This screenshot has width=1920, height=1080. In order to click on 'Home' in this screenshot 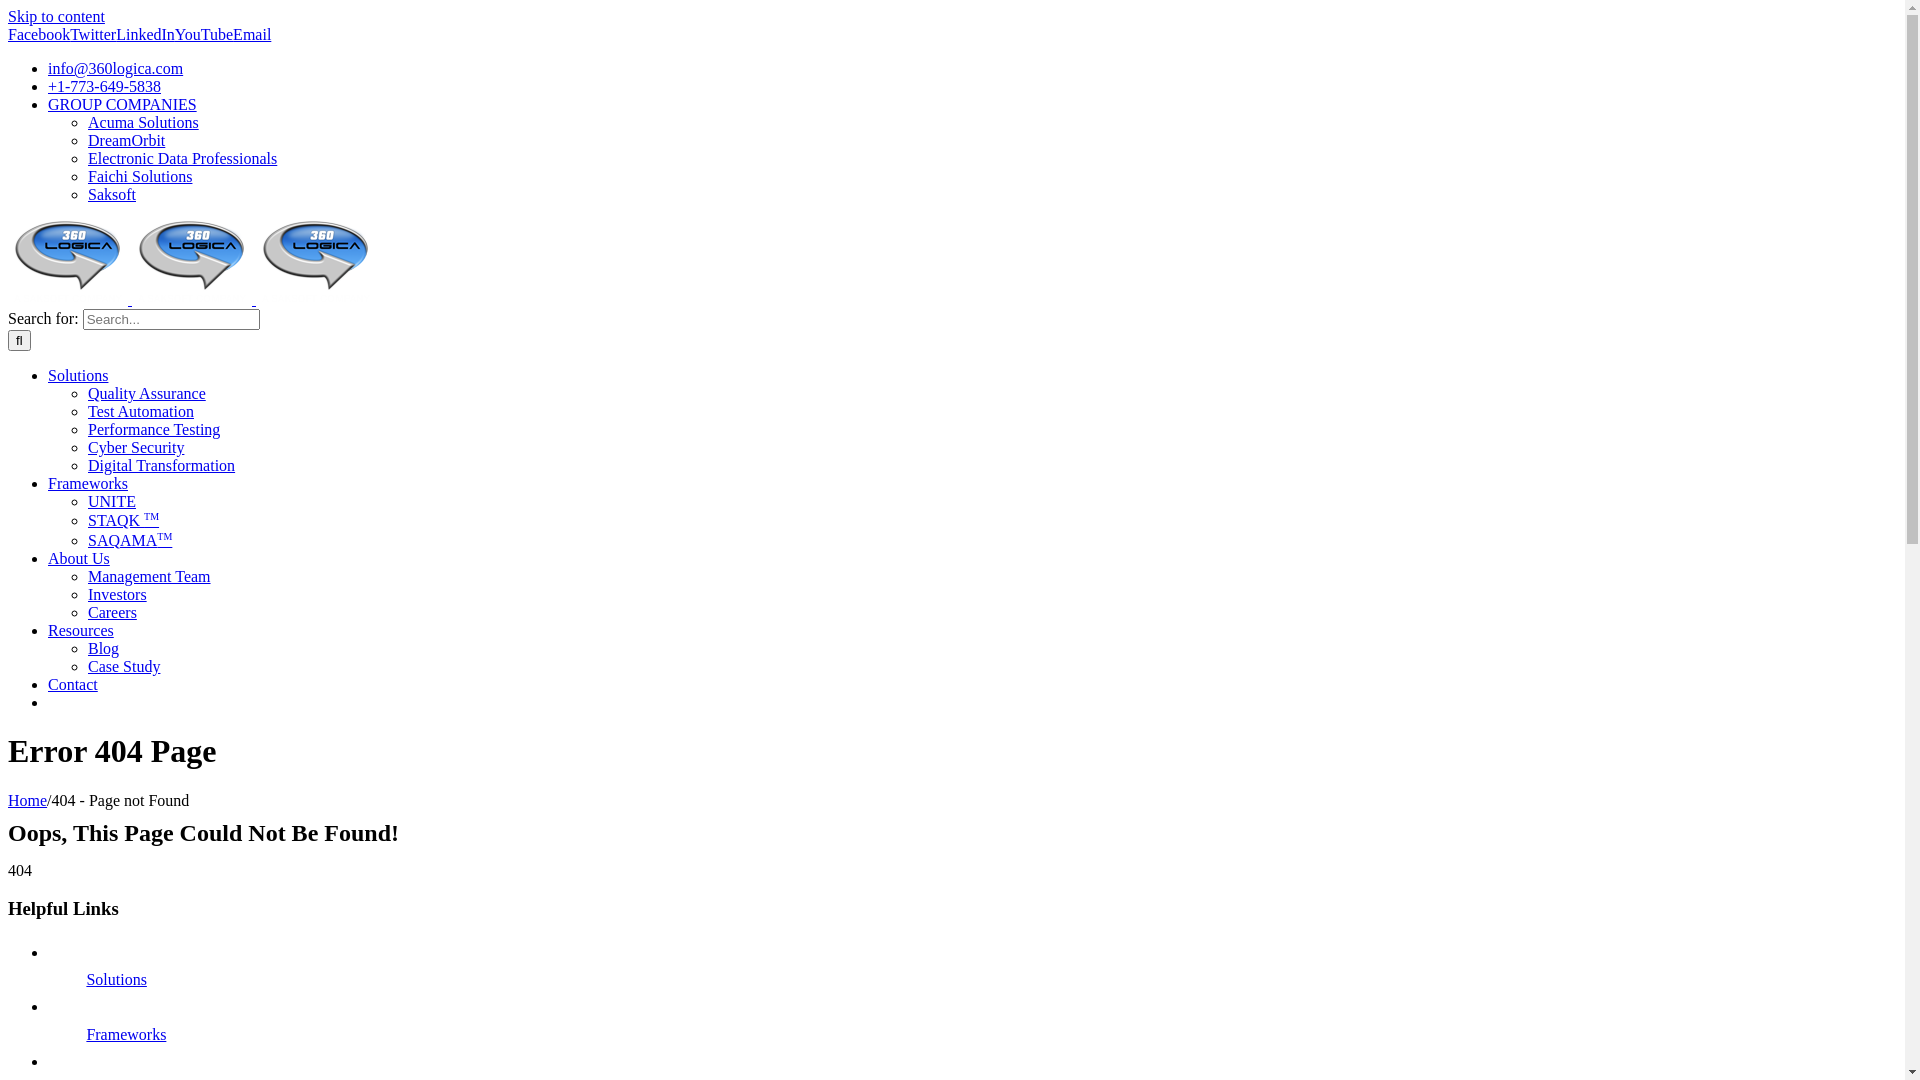, I will do `click(27, 799)`.